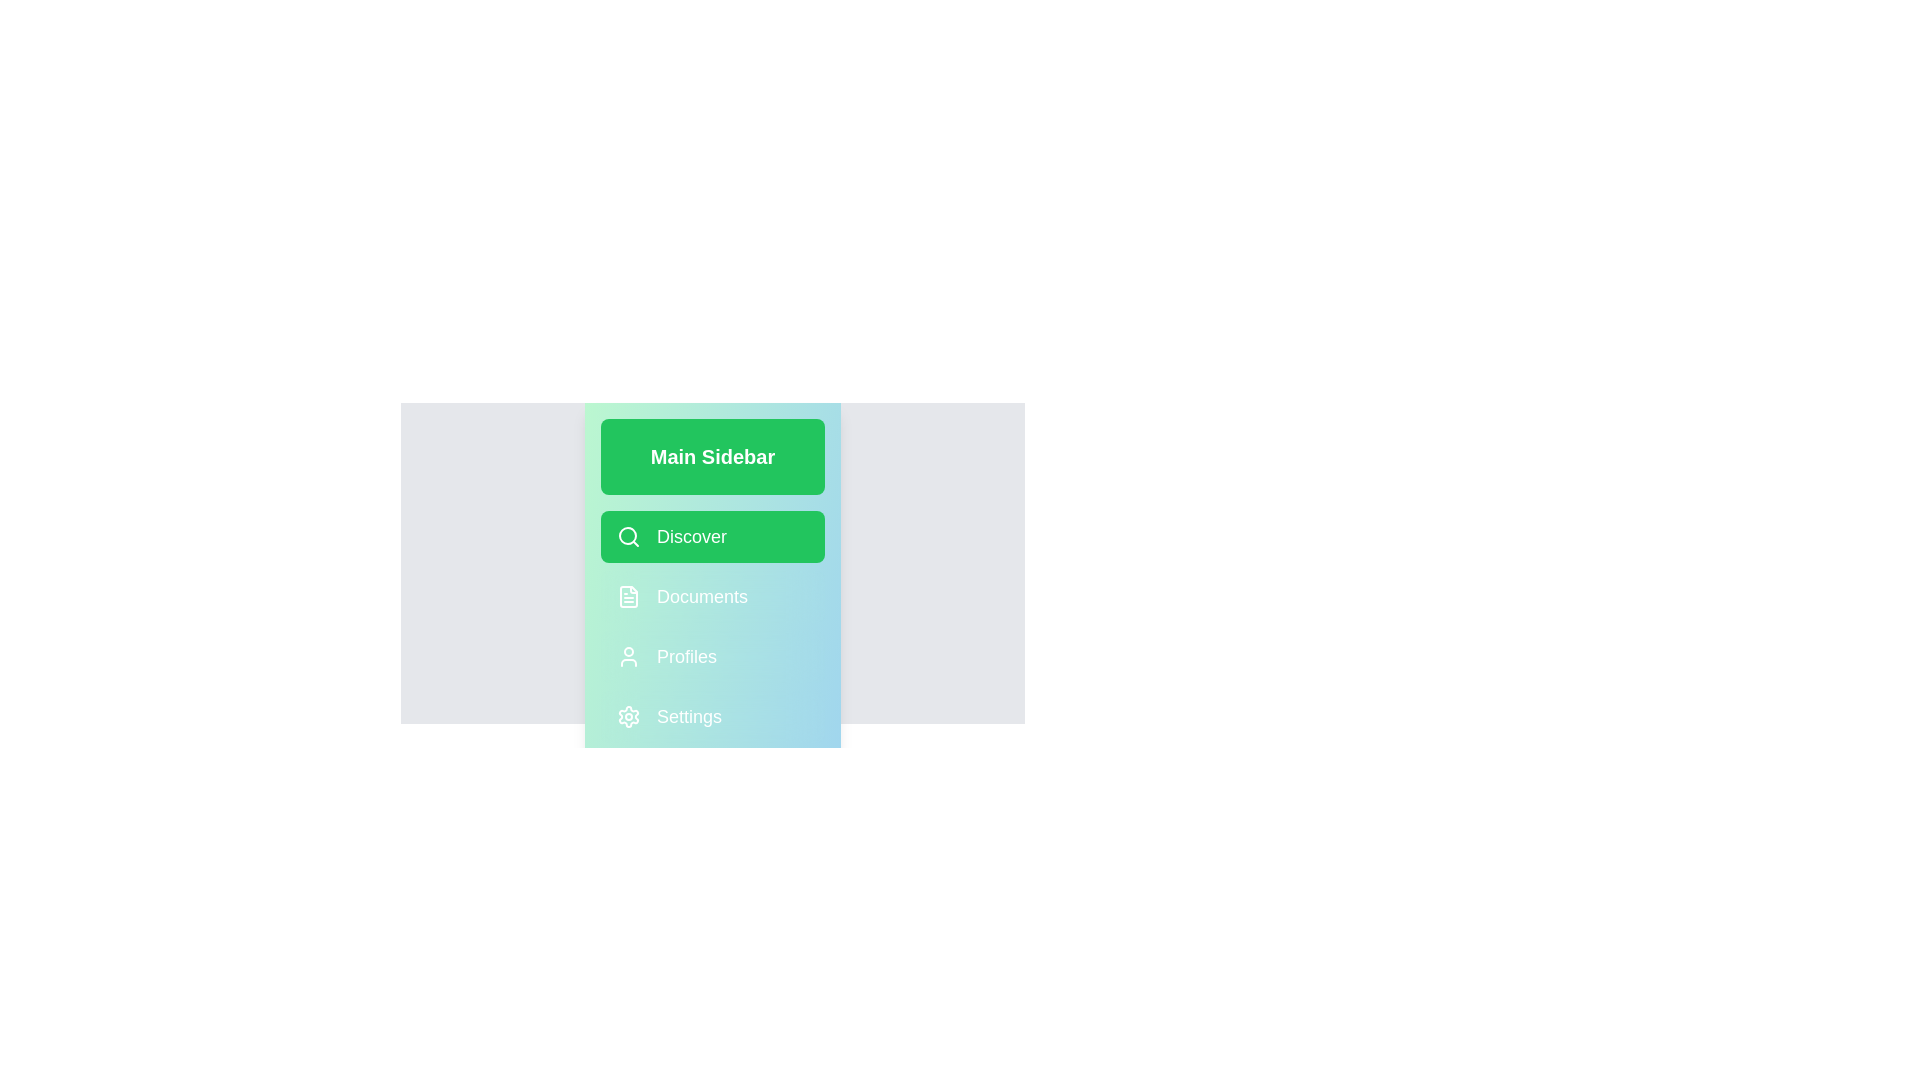 This screenshot has width=1920, height=1080. What do you see at coordinates (627, 535) in the screenshot?
I see `the small magnifying glass icon representing search functionality, which is outlined in white and positioned on a green background to the left of the text 'Discover'` at bounding box center [627, 535].